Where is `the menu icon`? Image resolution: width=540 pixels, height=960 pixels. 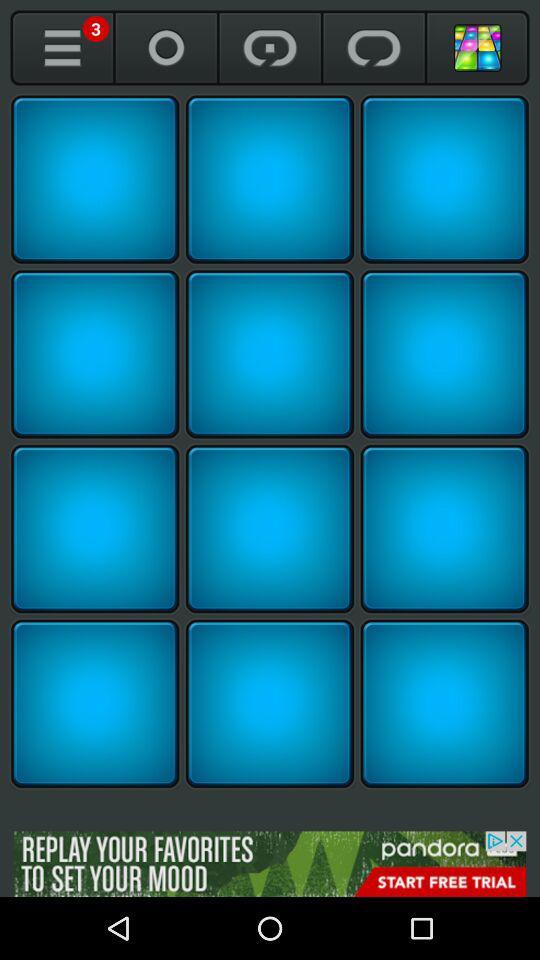
the menu icon is located at coordinates (62, 47).